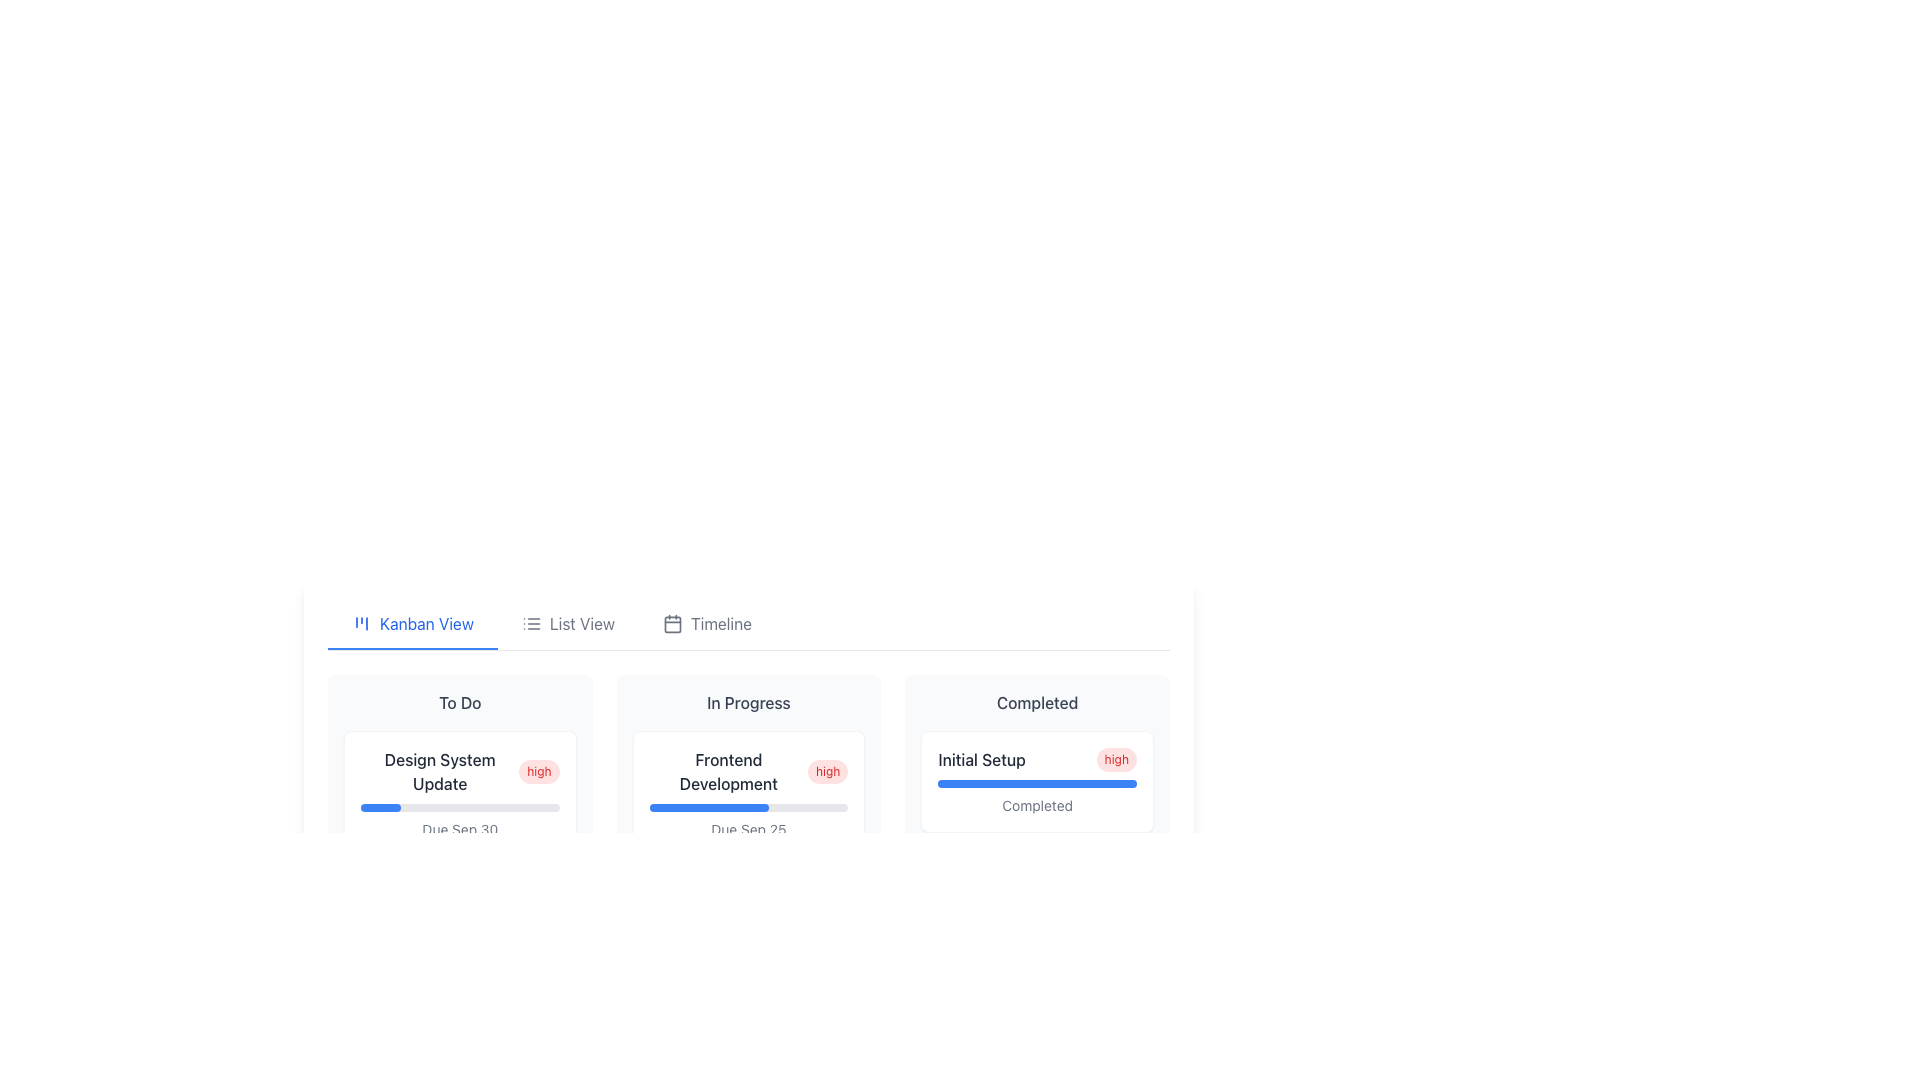 The height and width of the screenshot is (1080, 1920). What do you see at coordinates (581, 623) in the screenshot?
I see `the 'List View' label, styled in a neutral gray font, located in the top central part of the interface` at bounding box center [581, 623].